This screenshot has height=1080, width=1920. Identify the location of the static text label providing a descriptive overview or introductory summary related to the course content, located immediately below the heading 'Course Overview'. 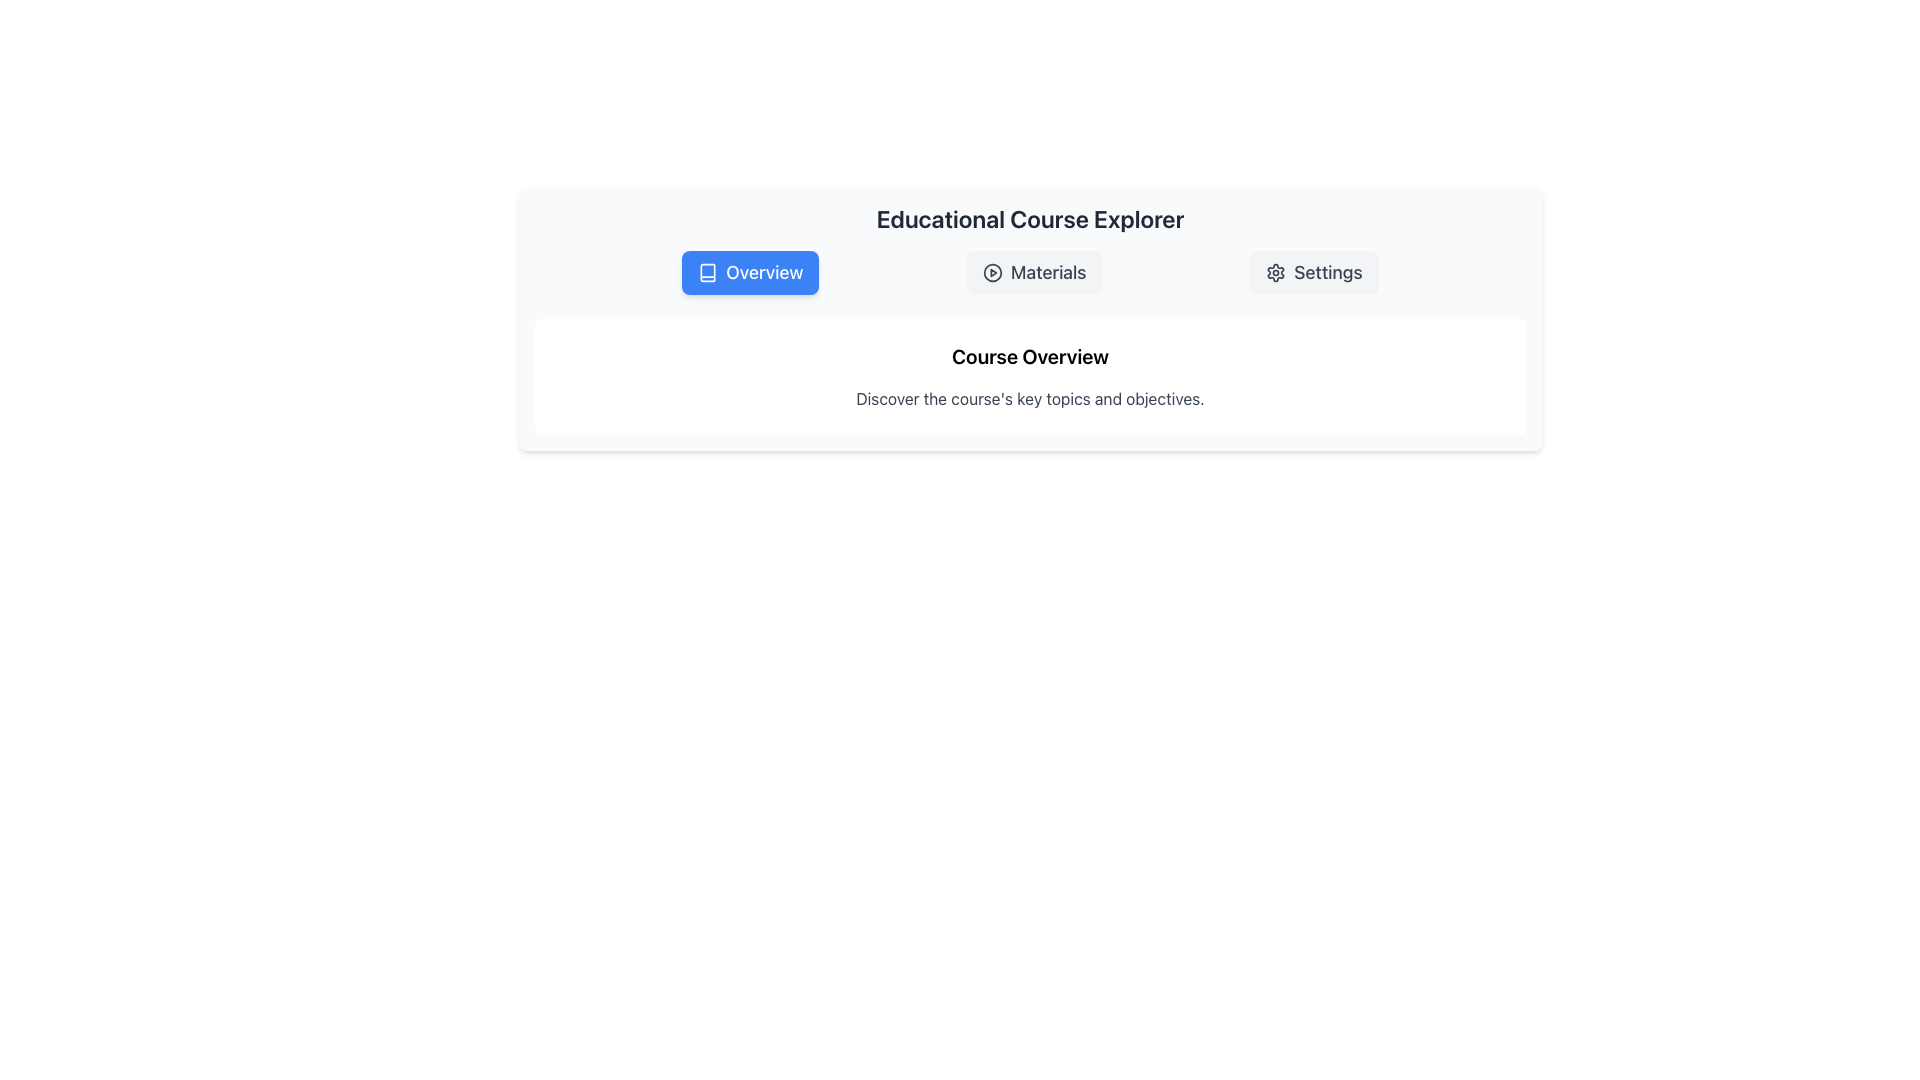
(1030, 398).